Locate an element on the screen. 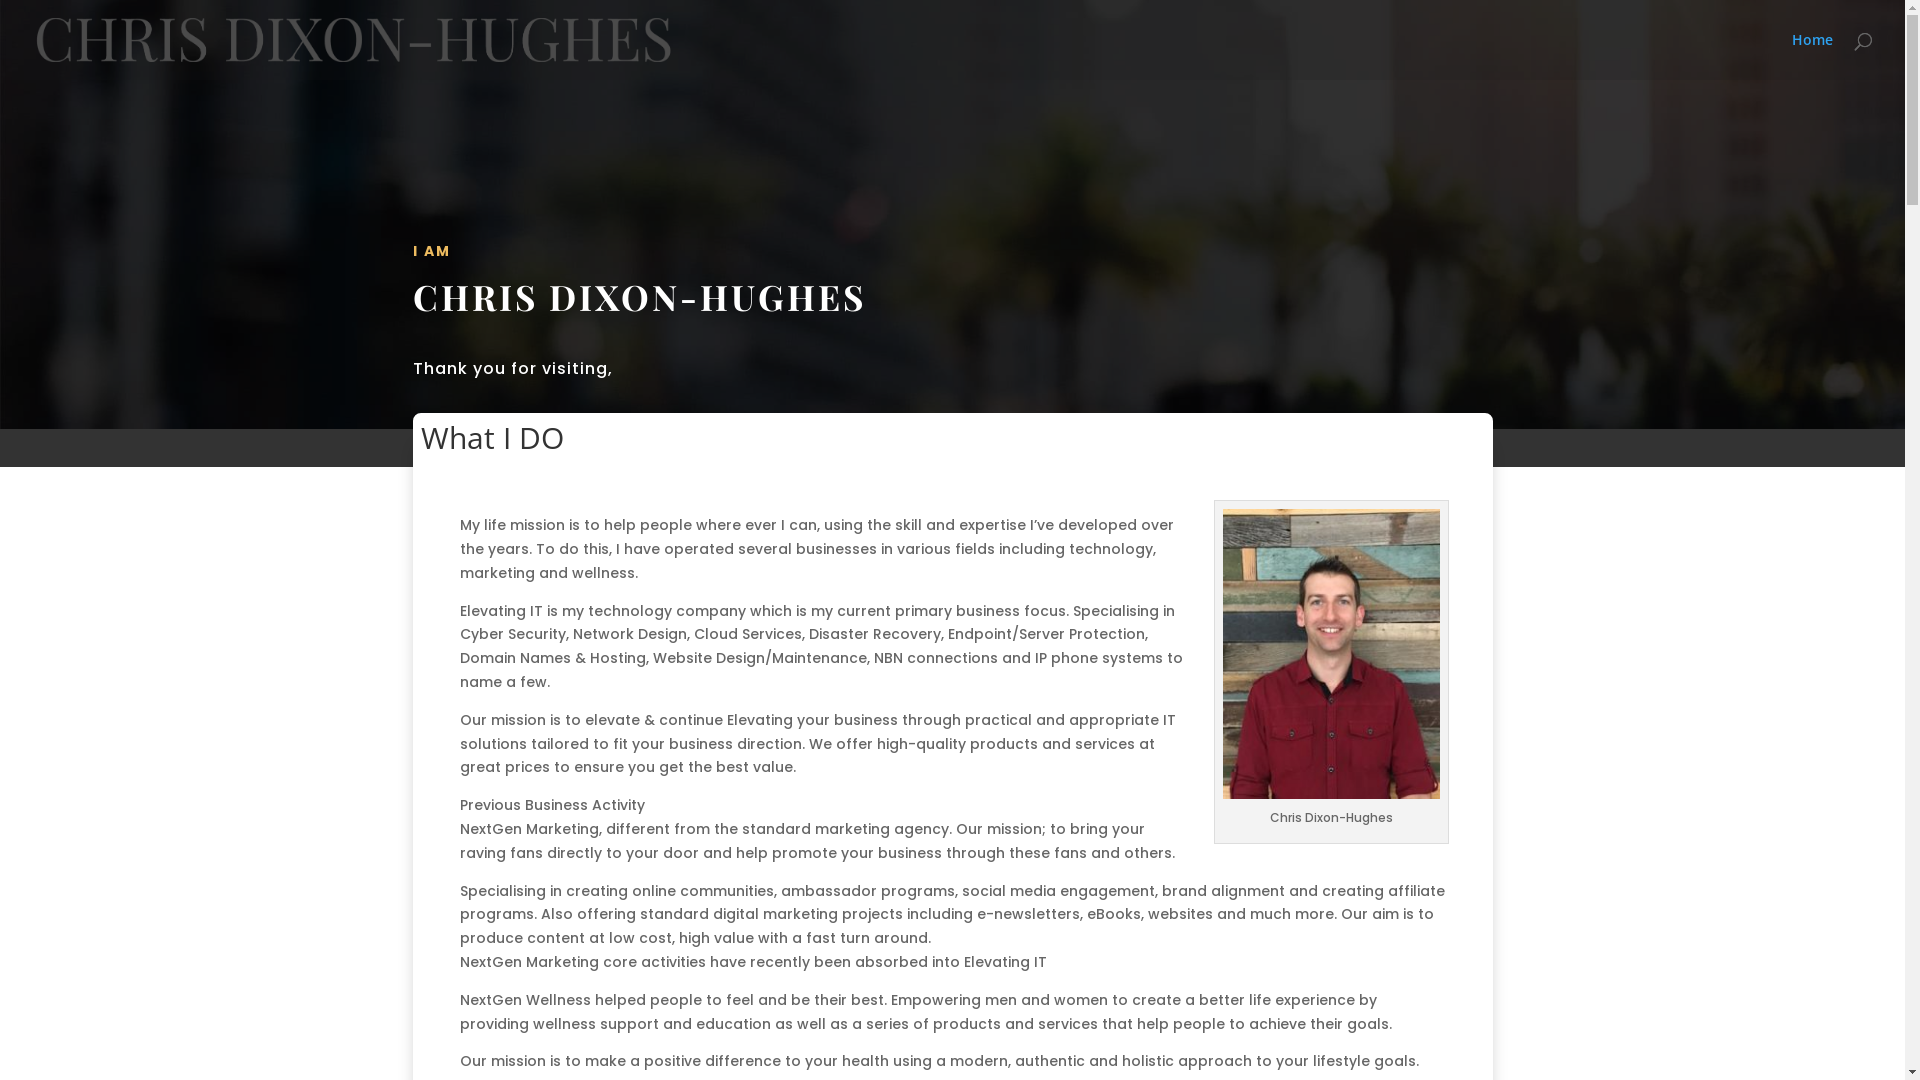  'Home' is located at coordinates (1812, 55).